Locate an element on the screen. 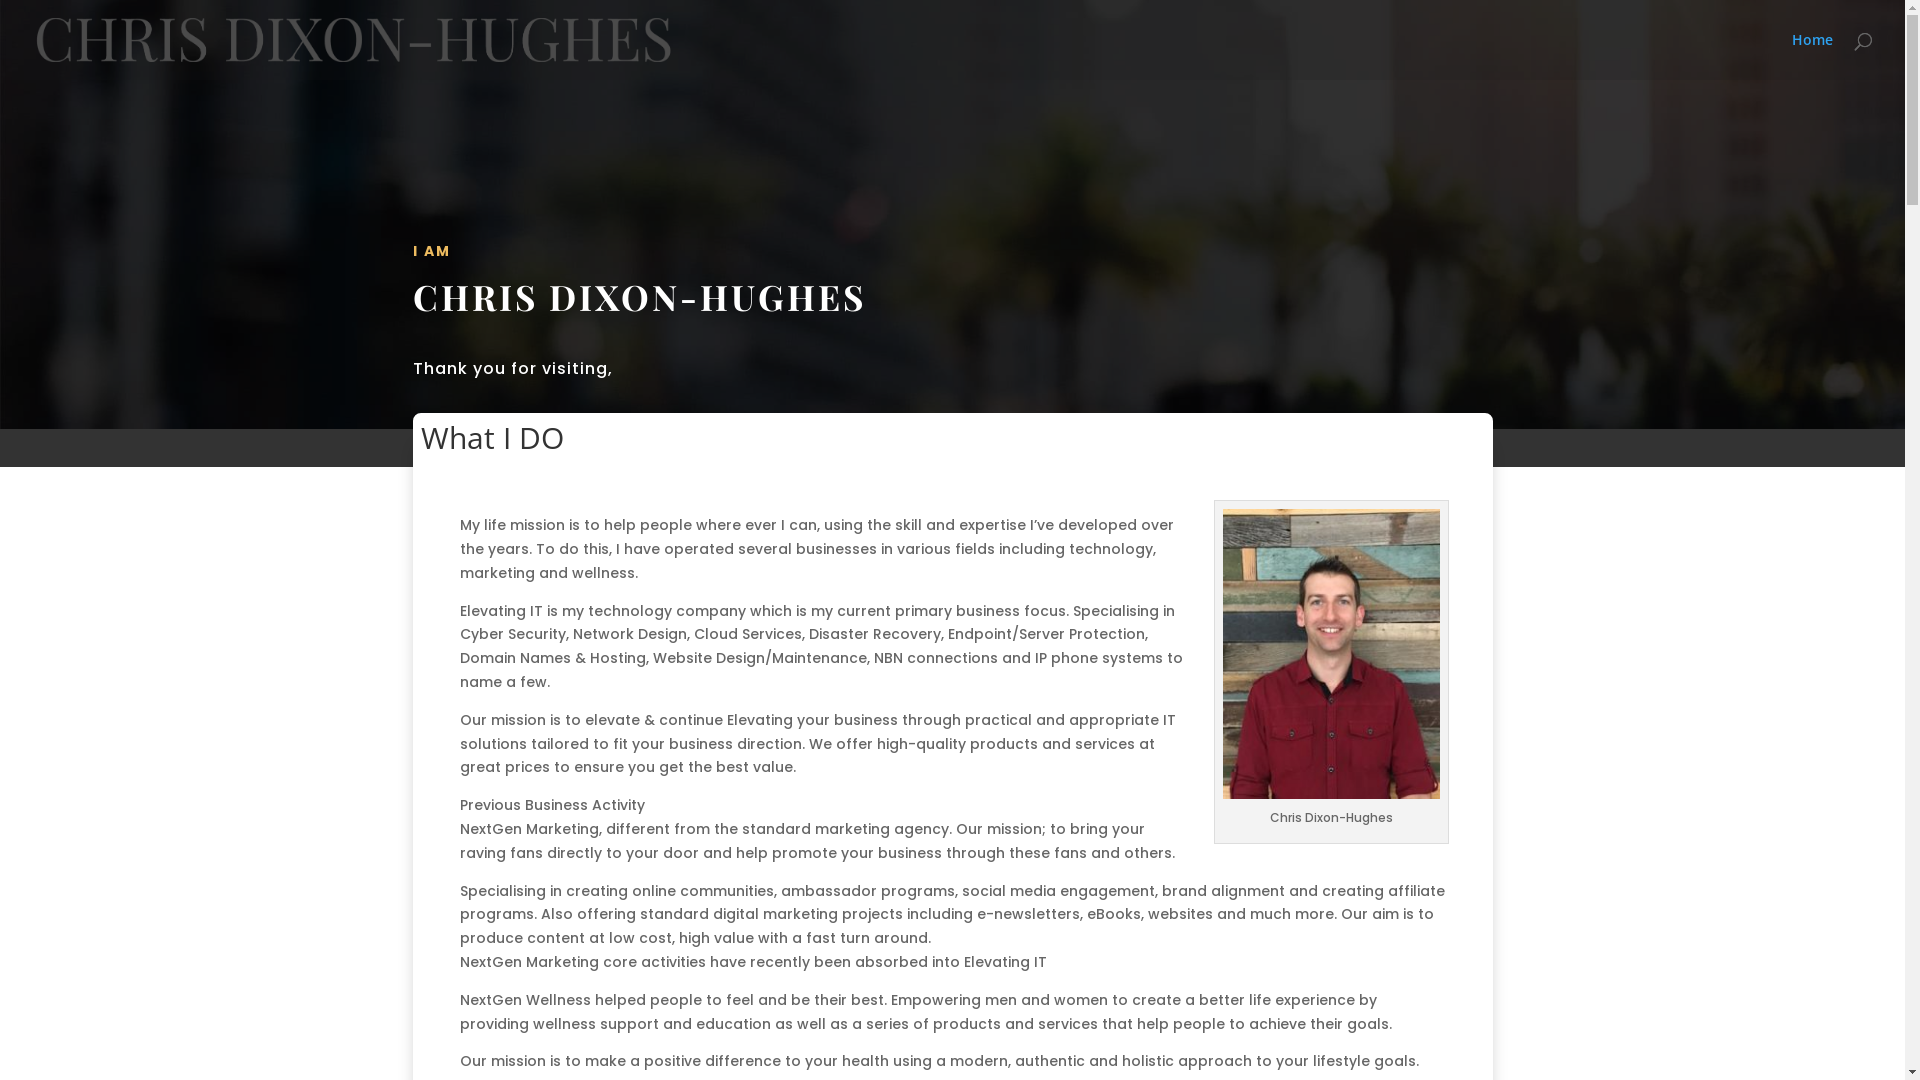  'Home' is located at coordinates (1812, 55).